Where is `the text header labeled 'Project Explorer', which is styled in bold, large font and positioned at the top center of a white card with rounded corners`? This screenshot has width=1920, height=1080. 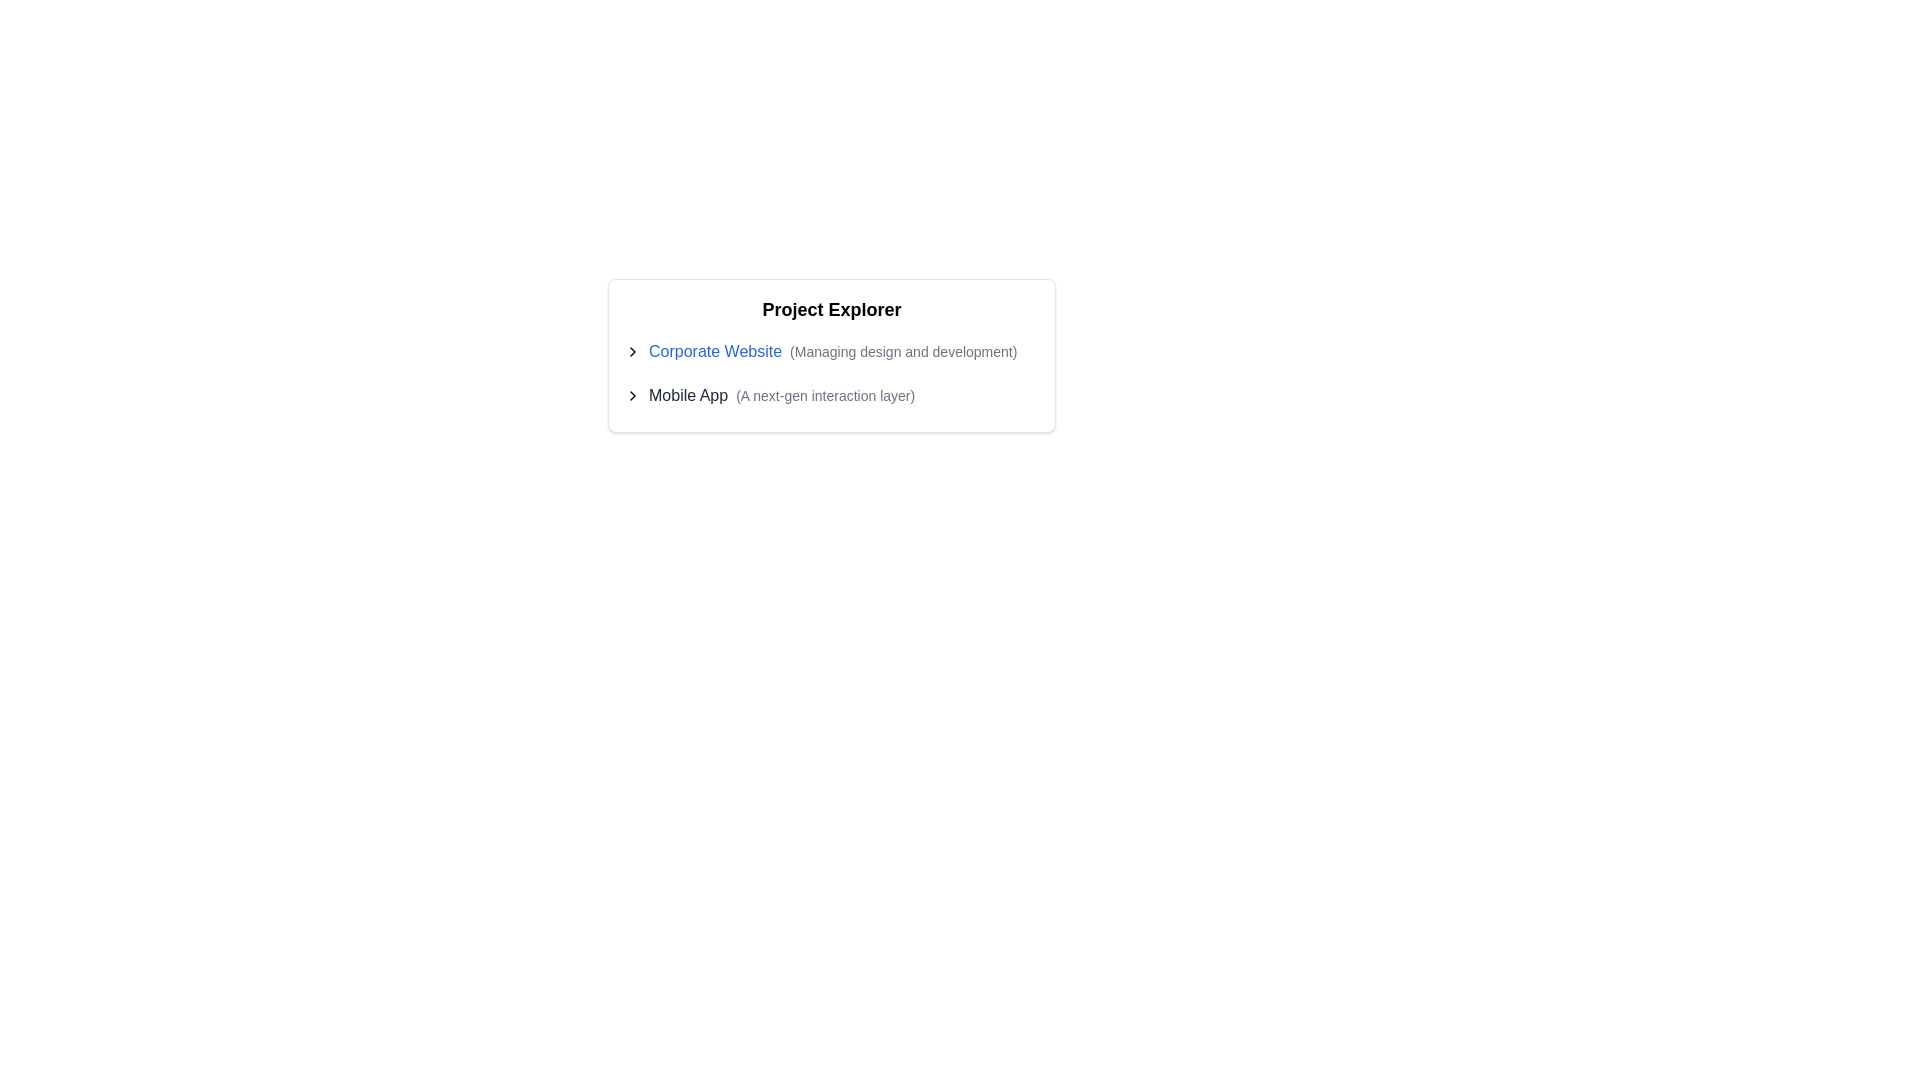
the text header labeled 'Project Explorer', which is styled in bold, large font and positioned at the top center of a white card with rounded corners is located at coordinates (831, 313).